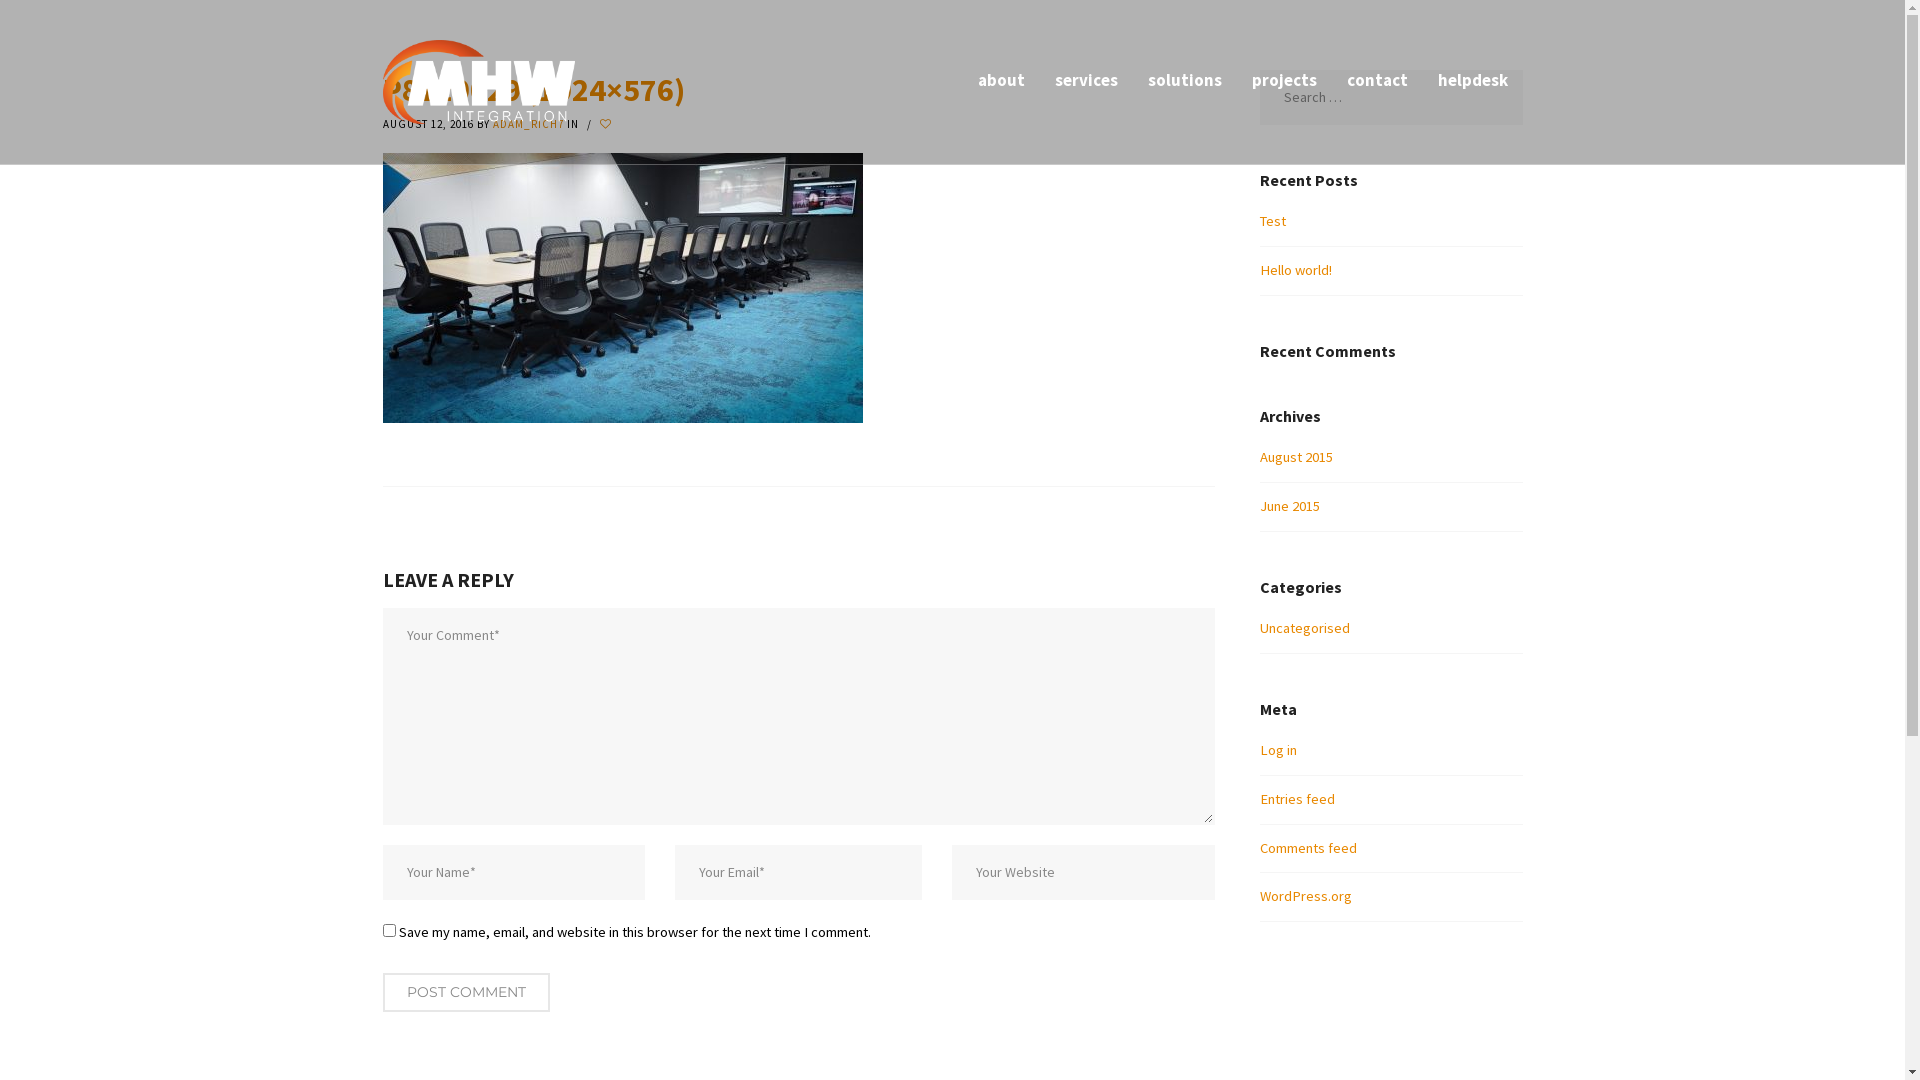  What do you see at coordinates (1271, 220) in the screenshot?
I see `'Test'` at bounding box center [1271, 220].